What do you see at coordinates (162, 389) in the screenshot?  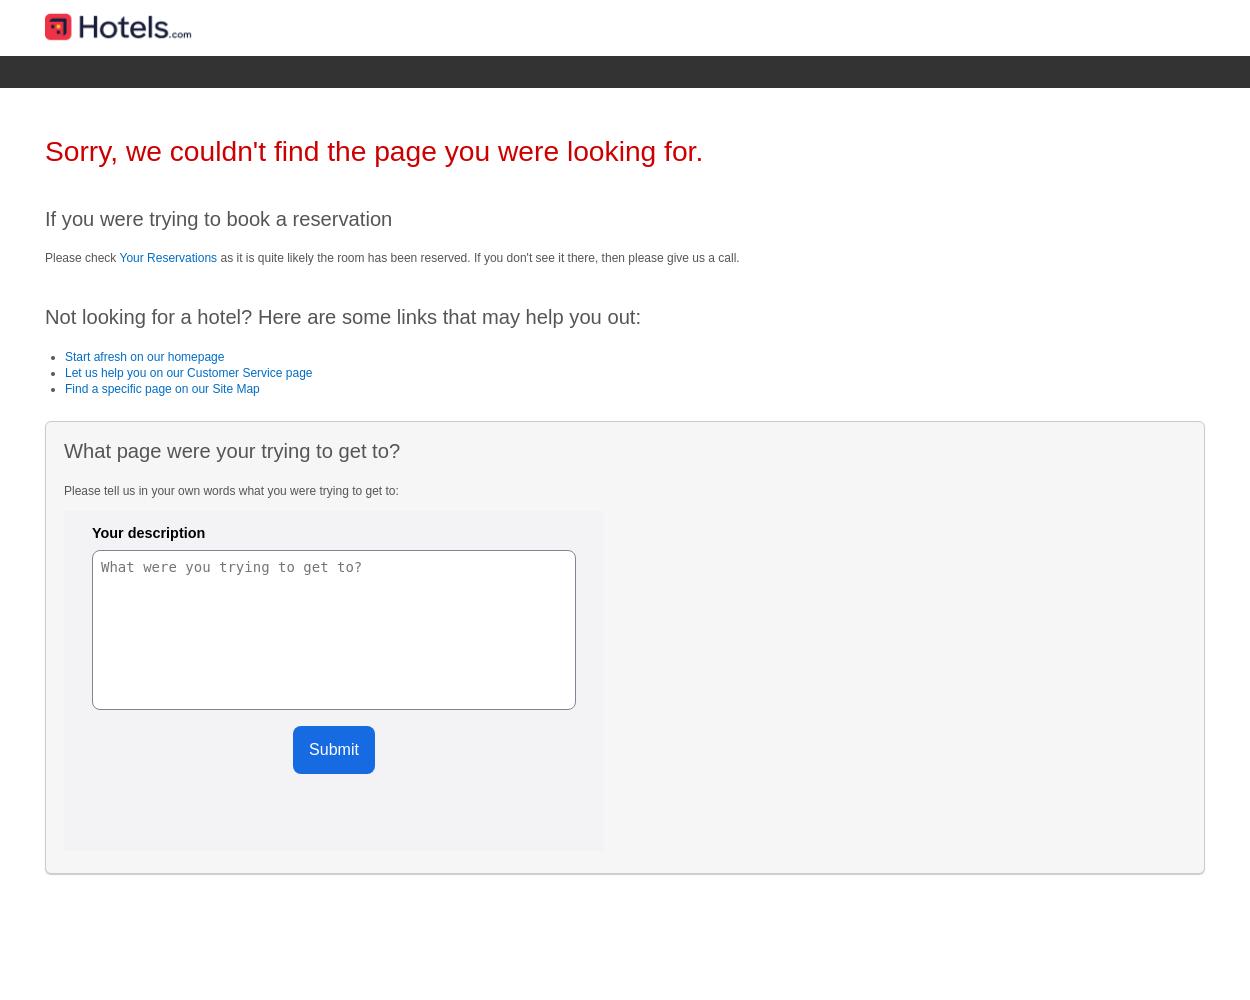 I see `'Find a specific page on our Site Map'` at bounding box center [162, 389].